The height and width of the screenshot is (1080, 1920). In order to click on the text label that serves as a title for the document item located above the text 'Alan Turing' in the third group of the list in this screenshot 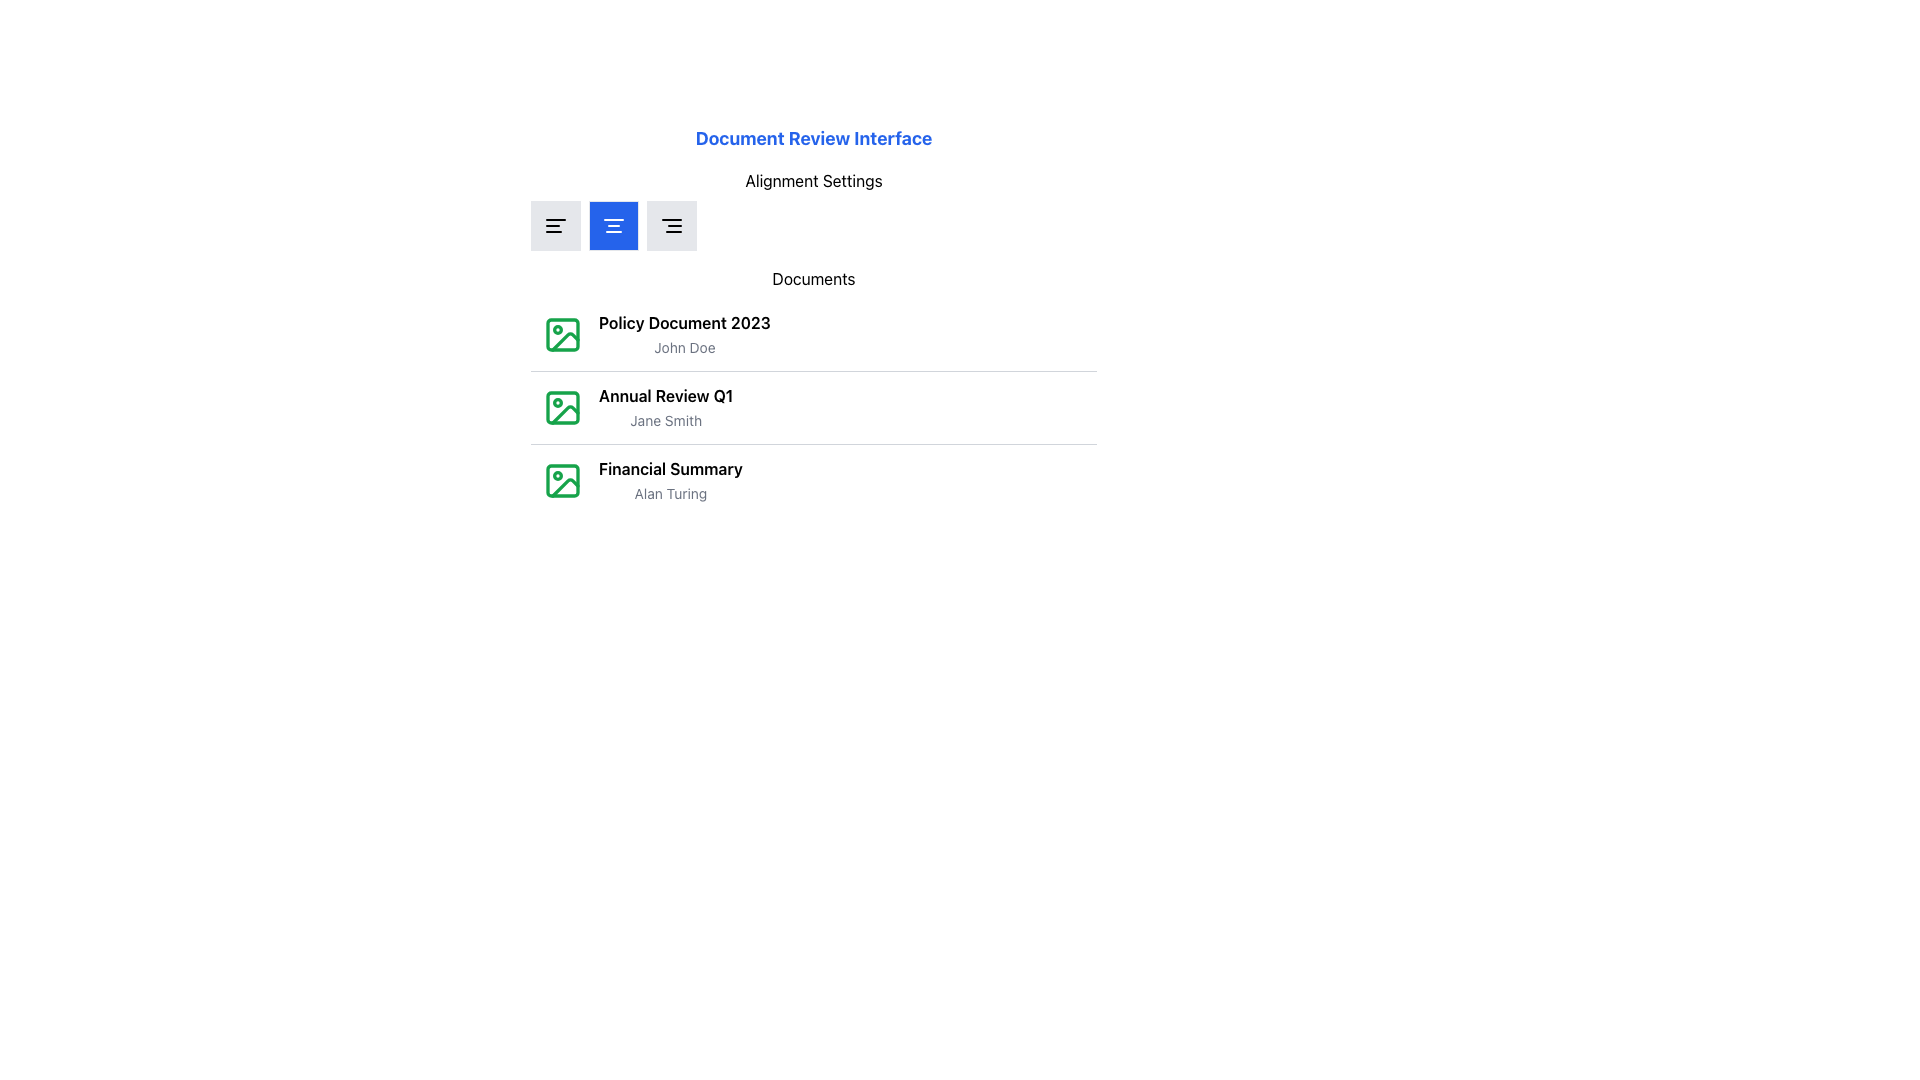, I will do `click(670, 469)`.